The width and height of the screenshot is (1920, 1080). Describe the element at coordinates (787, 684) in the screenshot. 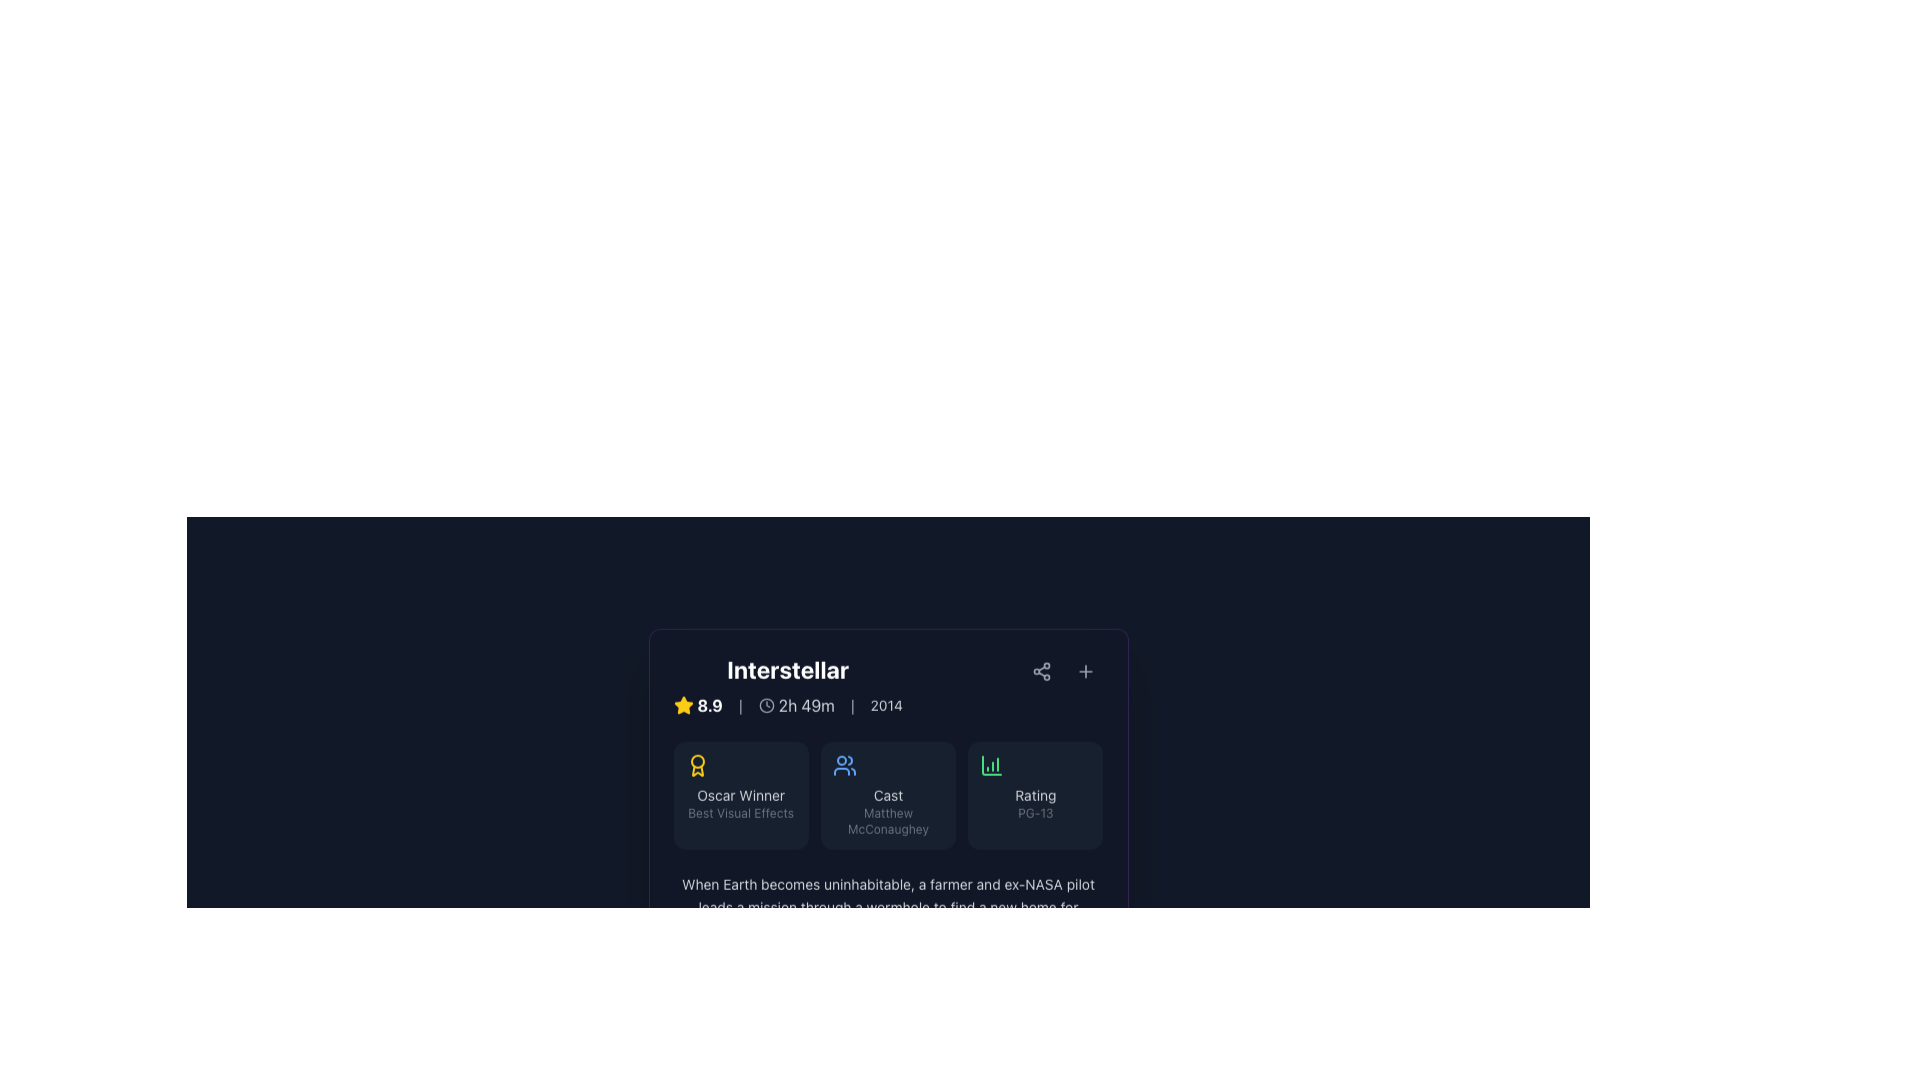

I see `the Movie information display block for 'Interstellar', which prominently features the title in bold white text and includes details like the rating, duration, and release year` at that location.